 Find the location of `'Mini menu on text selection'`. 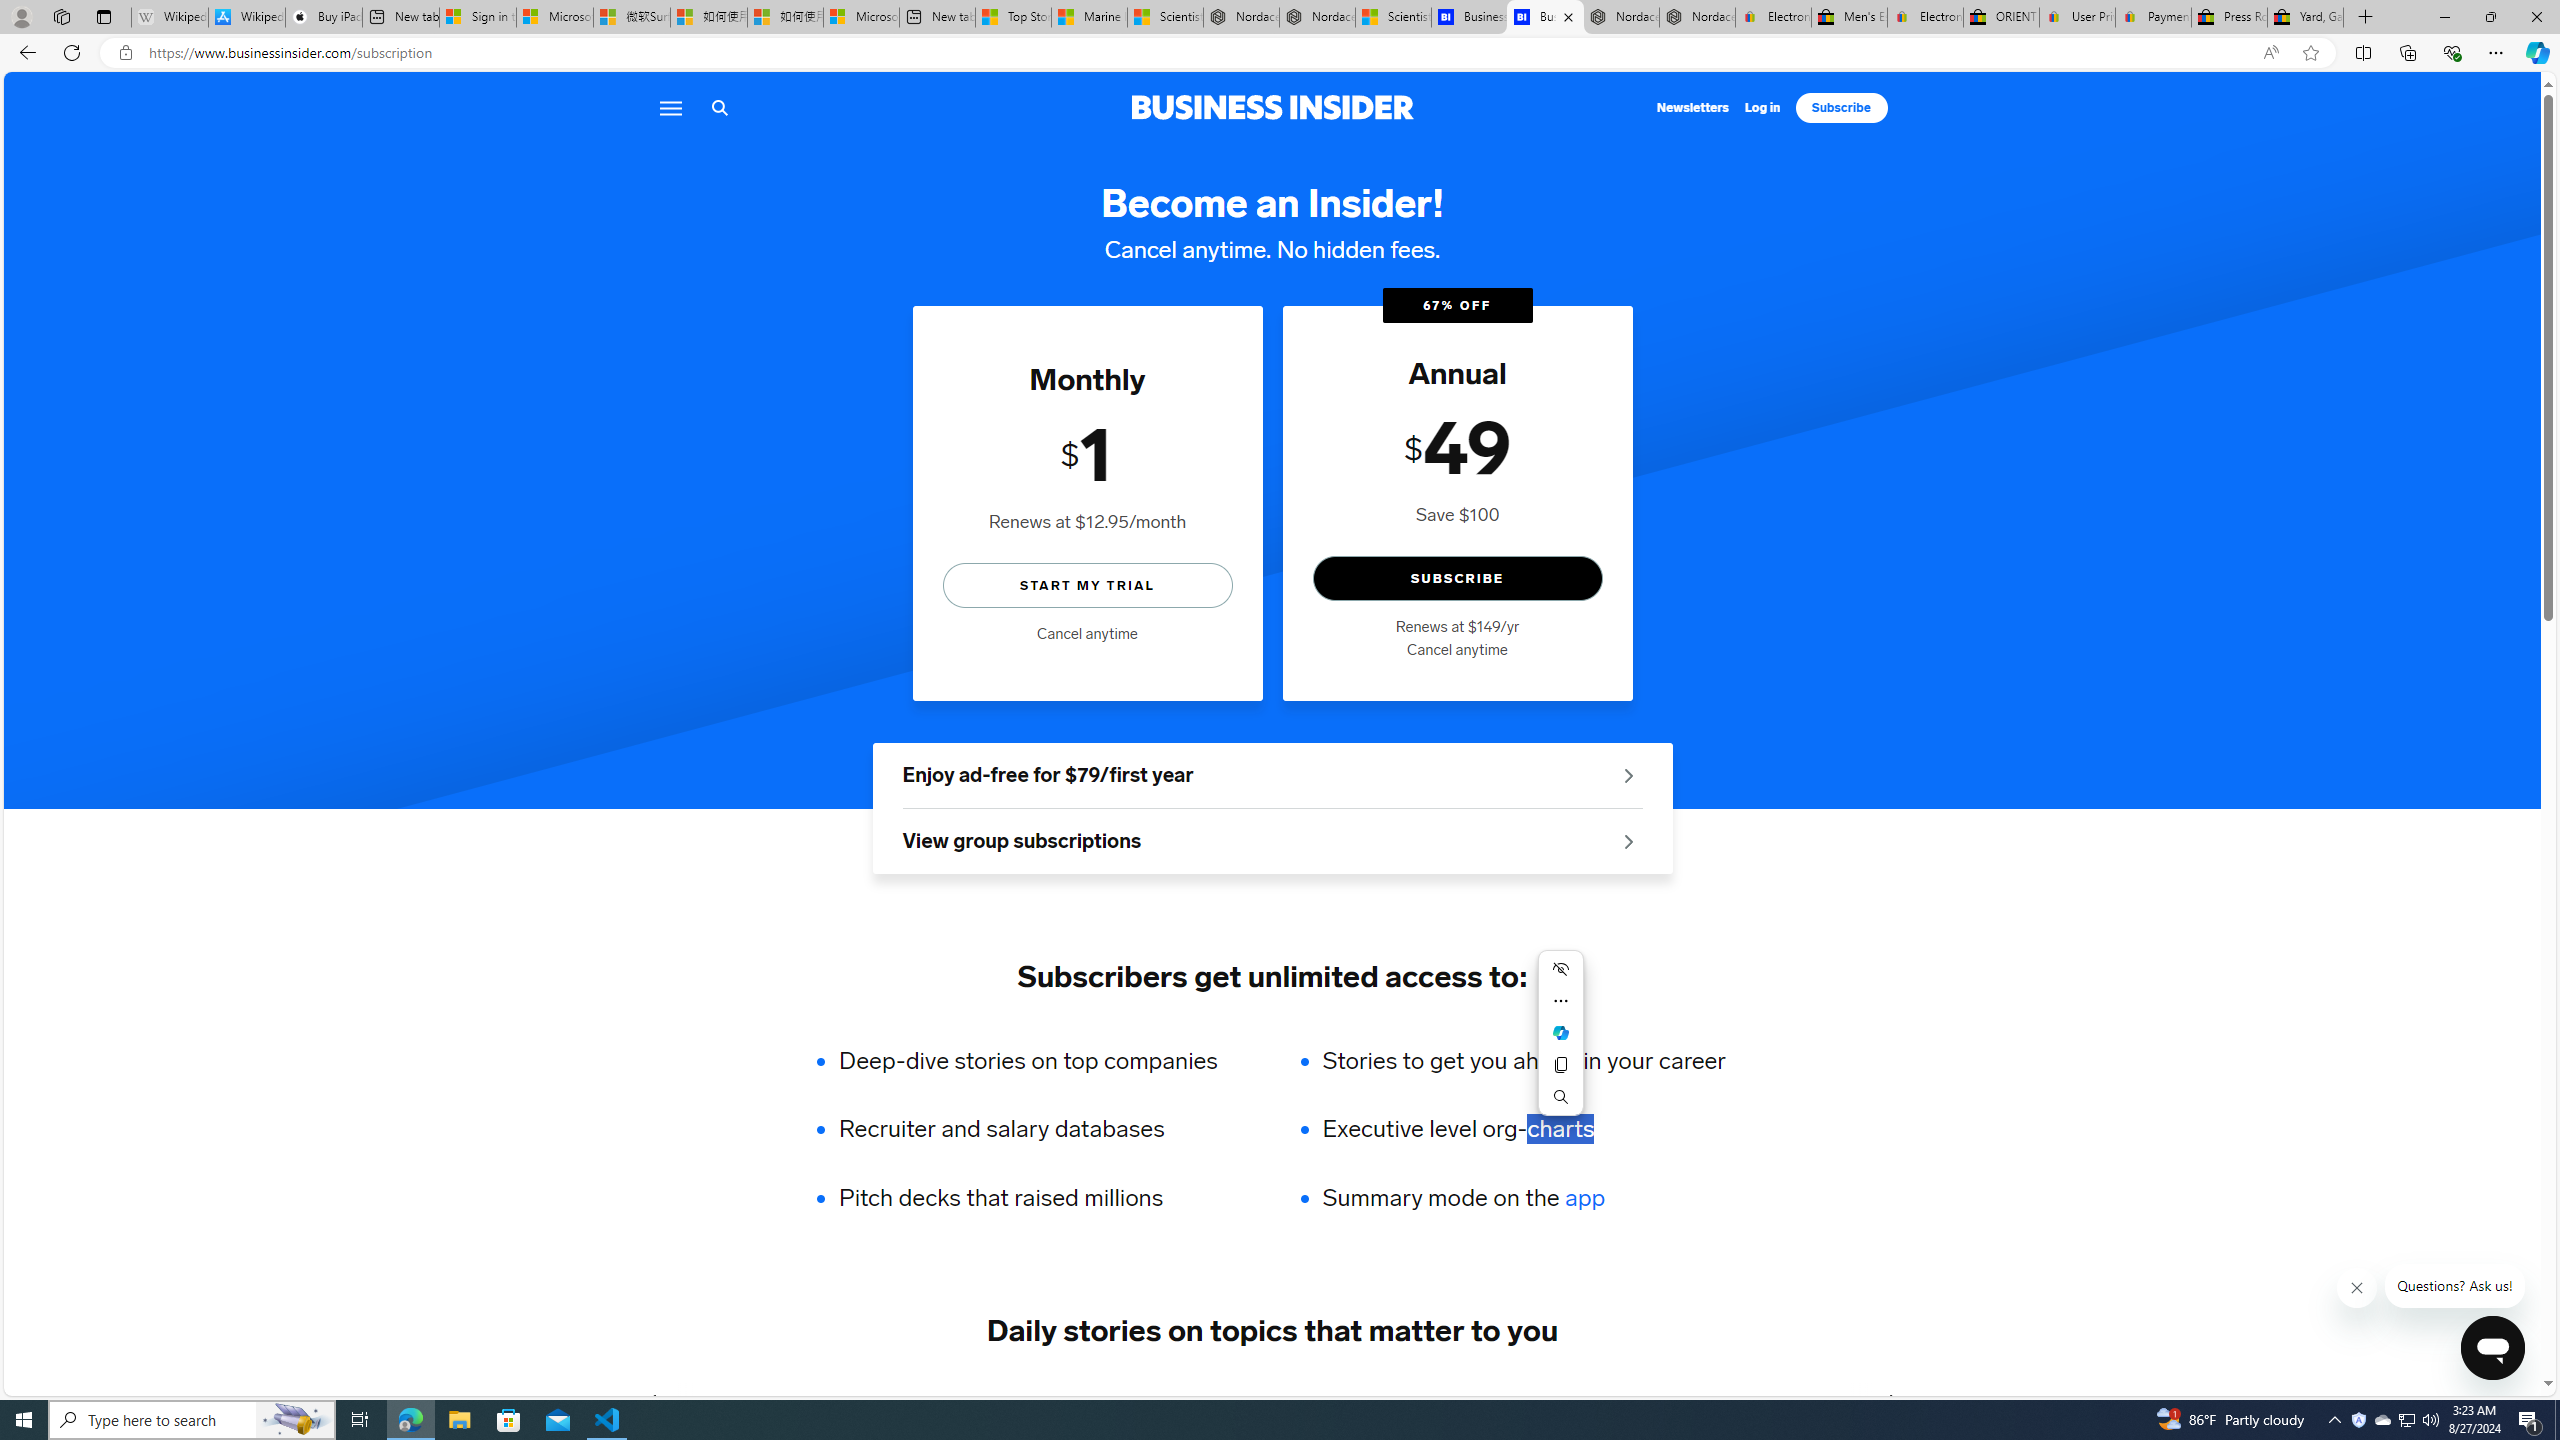

'Mini menu on text selection' is located at coordinates (1560, 1031).